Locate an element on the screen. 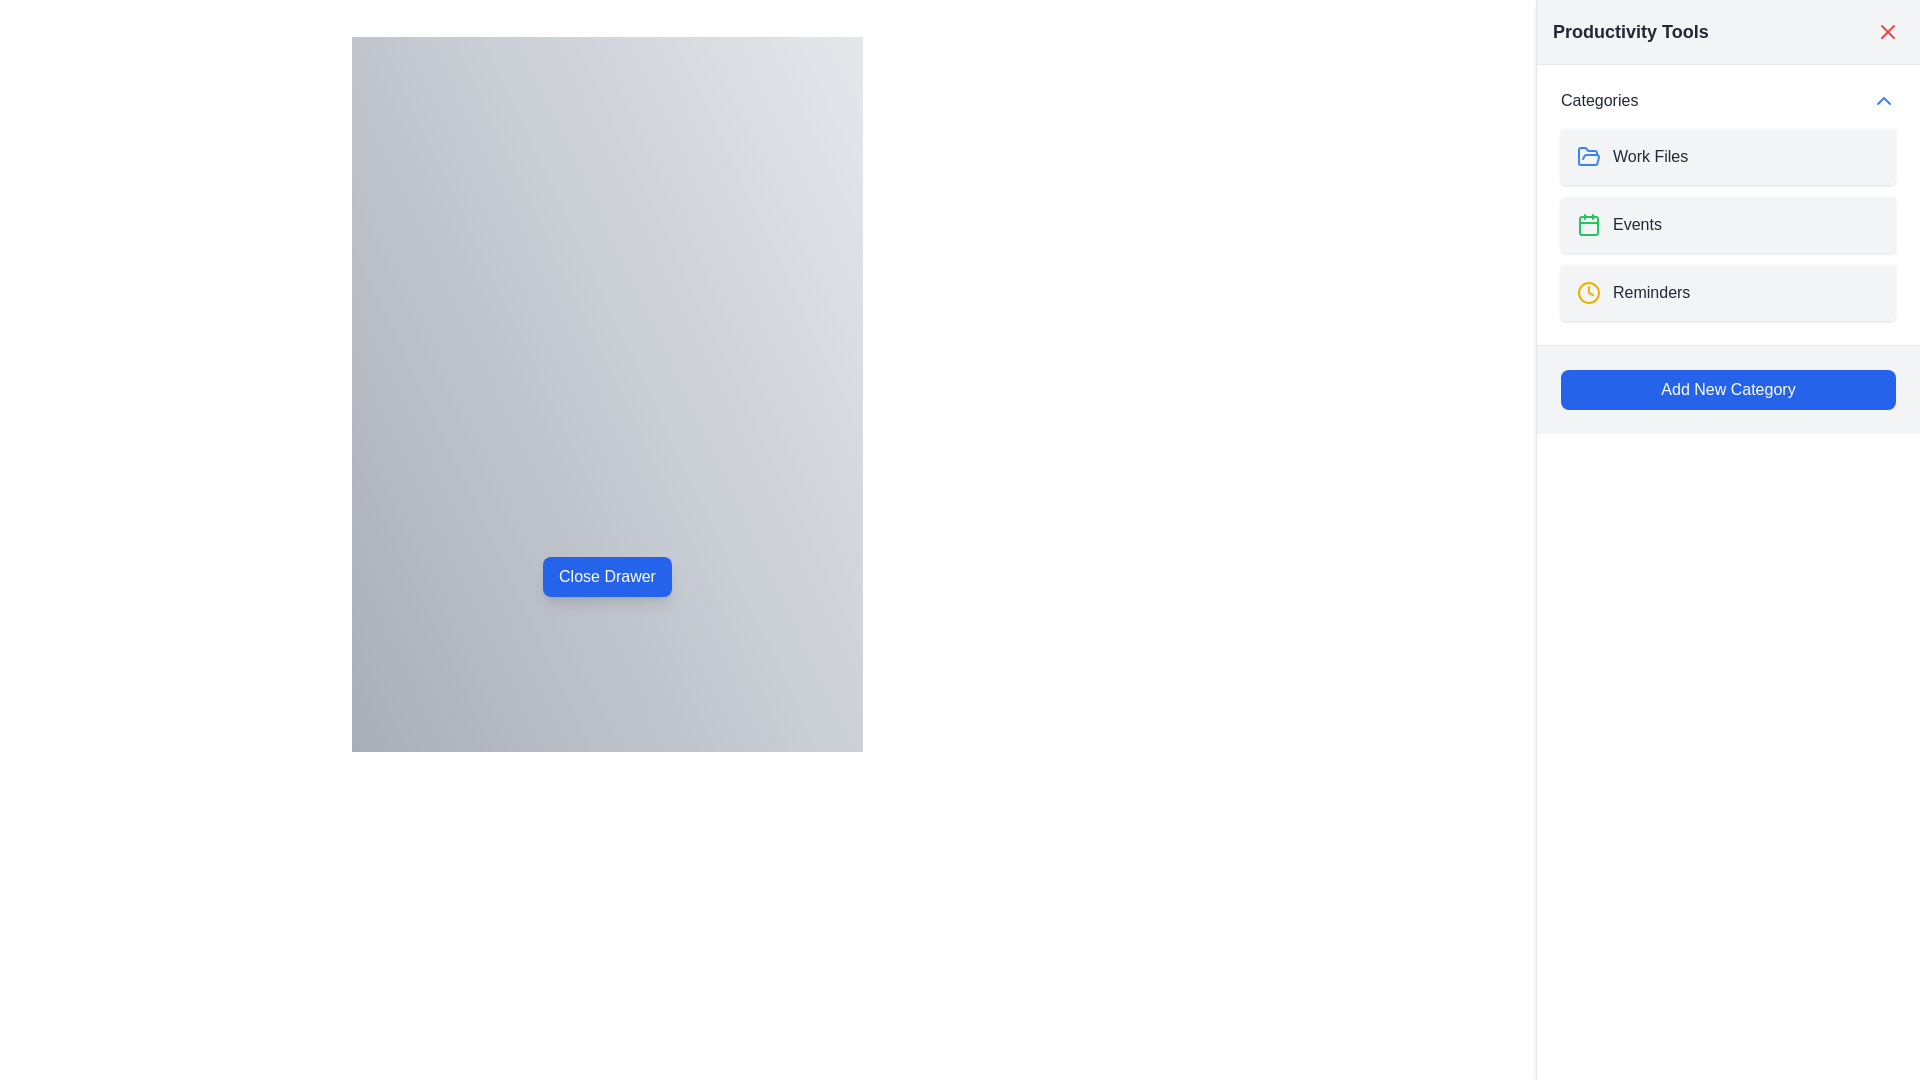  the first button in the 'Categories' section of the right-hand sidebar is located at coordinates (1727, 156).